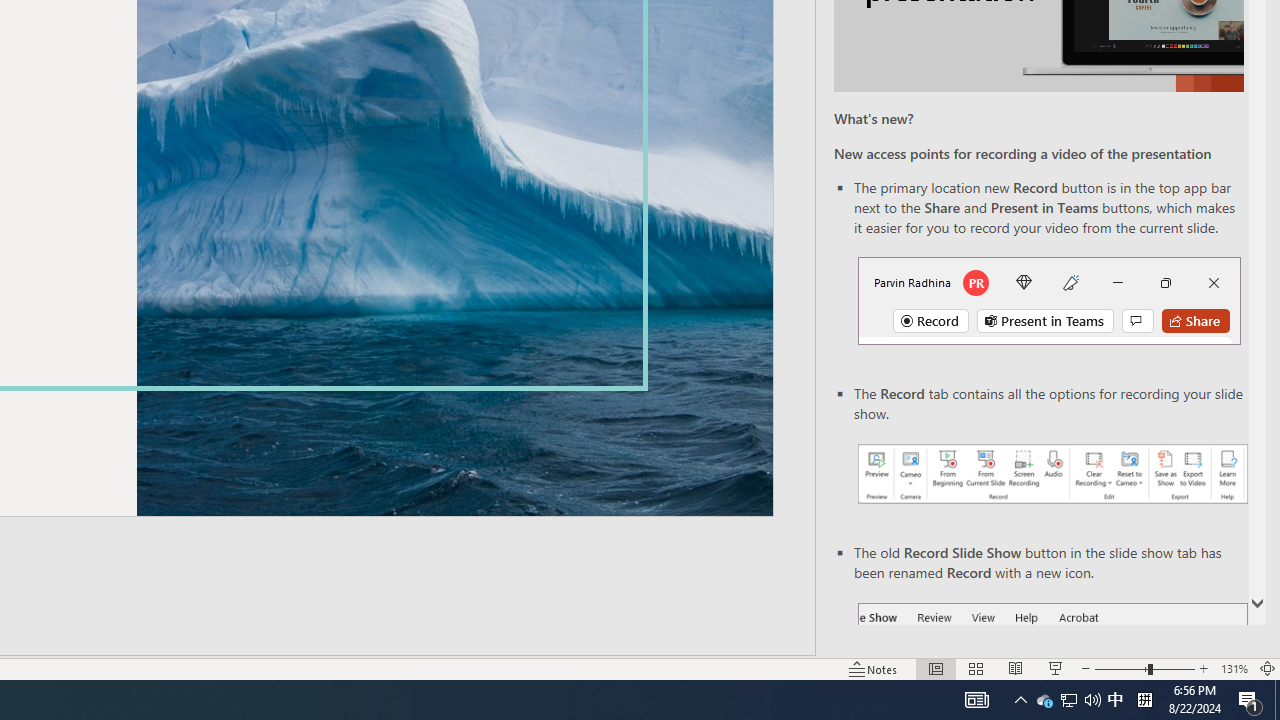  I want to click on 'Record your presentations screenshot one', so click(1051, 474).